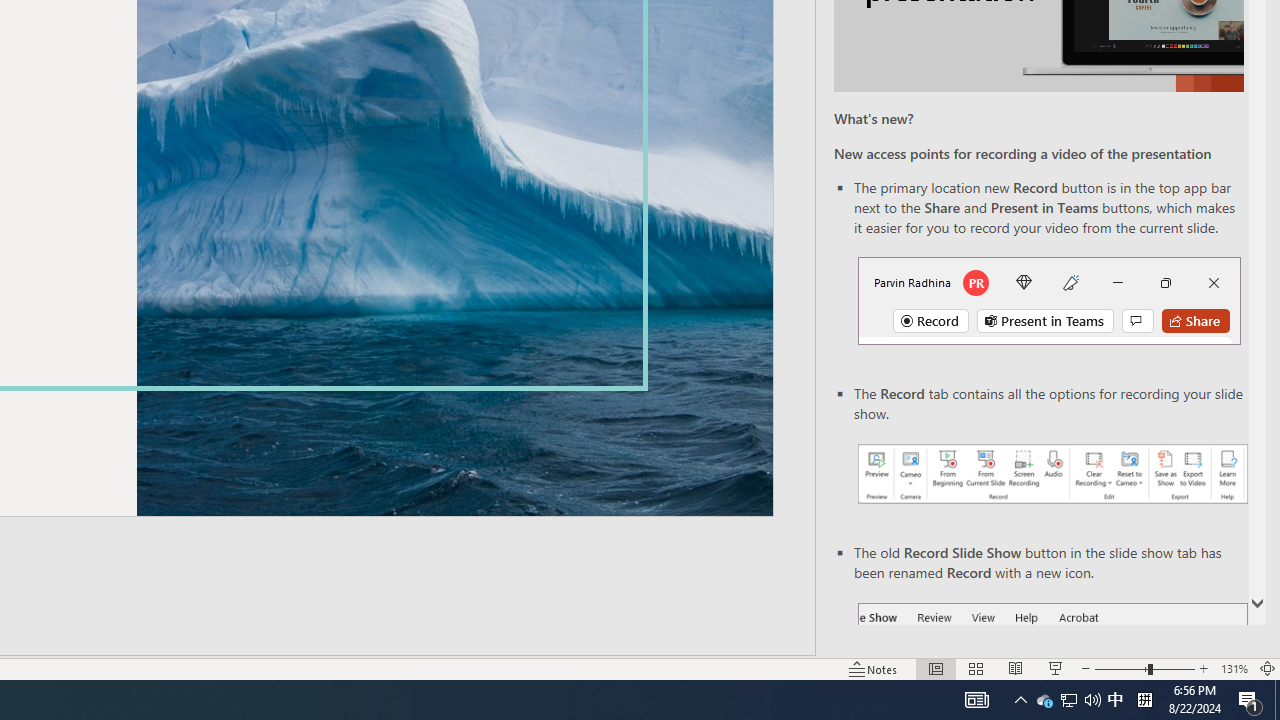  I want to click on 'Record your presentations screenshot one', so click(1051, 474).